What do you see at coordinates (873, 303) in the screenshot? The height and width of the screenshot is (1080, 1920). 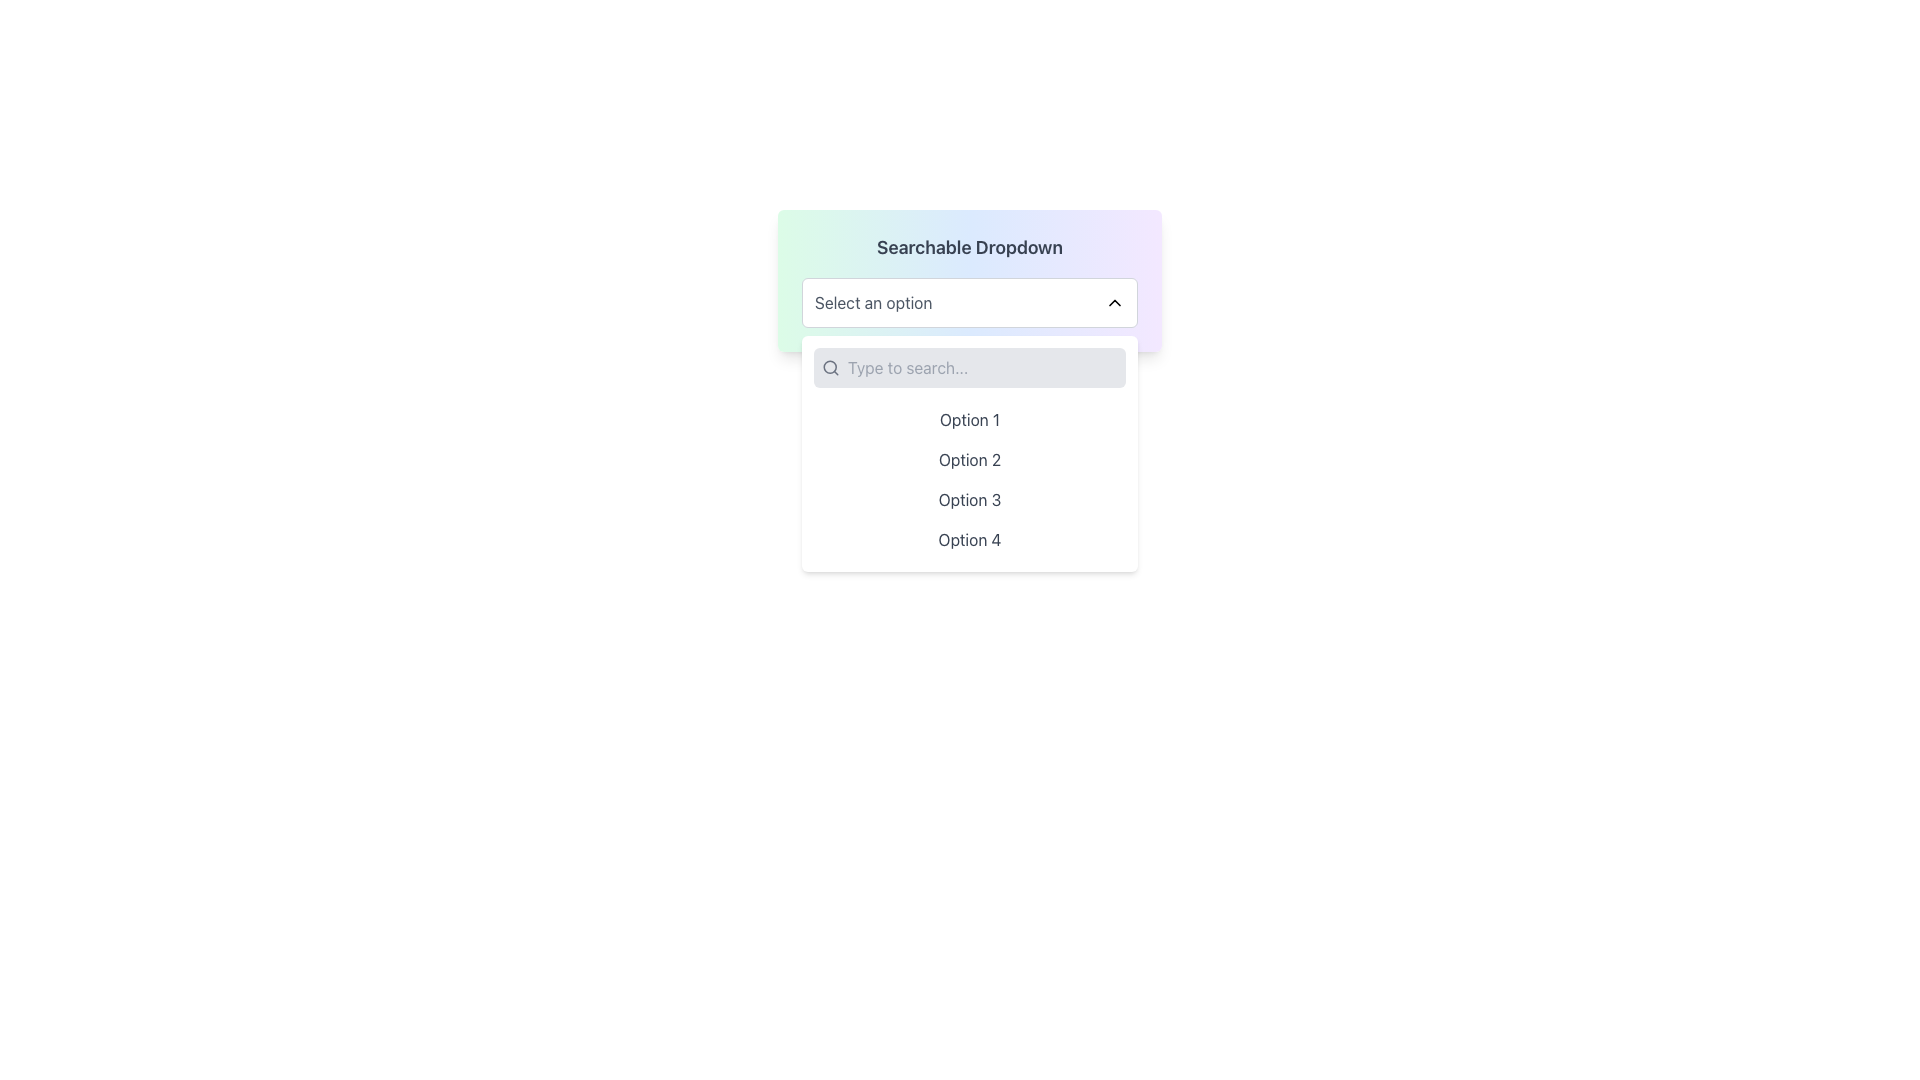 I see `the placeholder text inside the dropdown` at bounding box center [873, 303].